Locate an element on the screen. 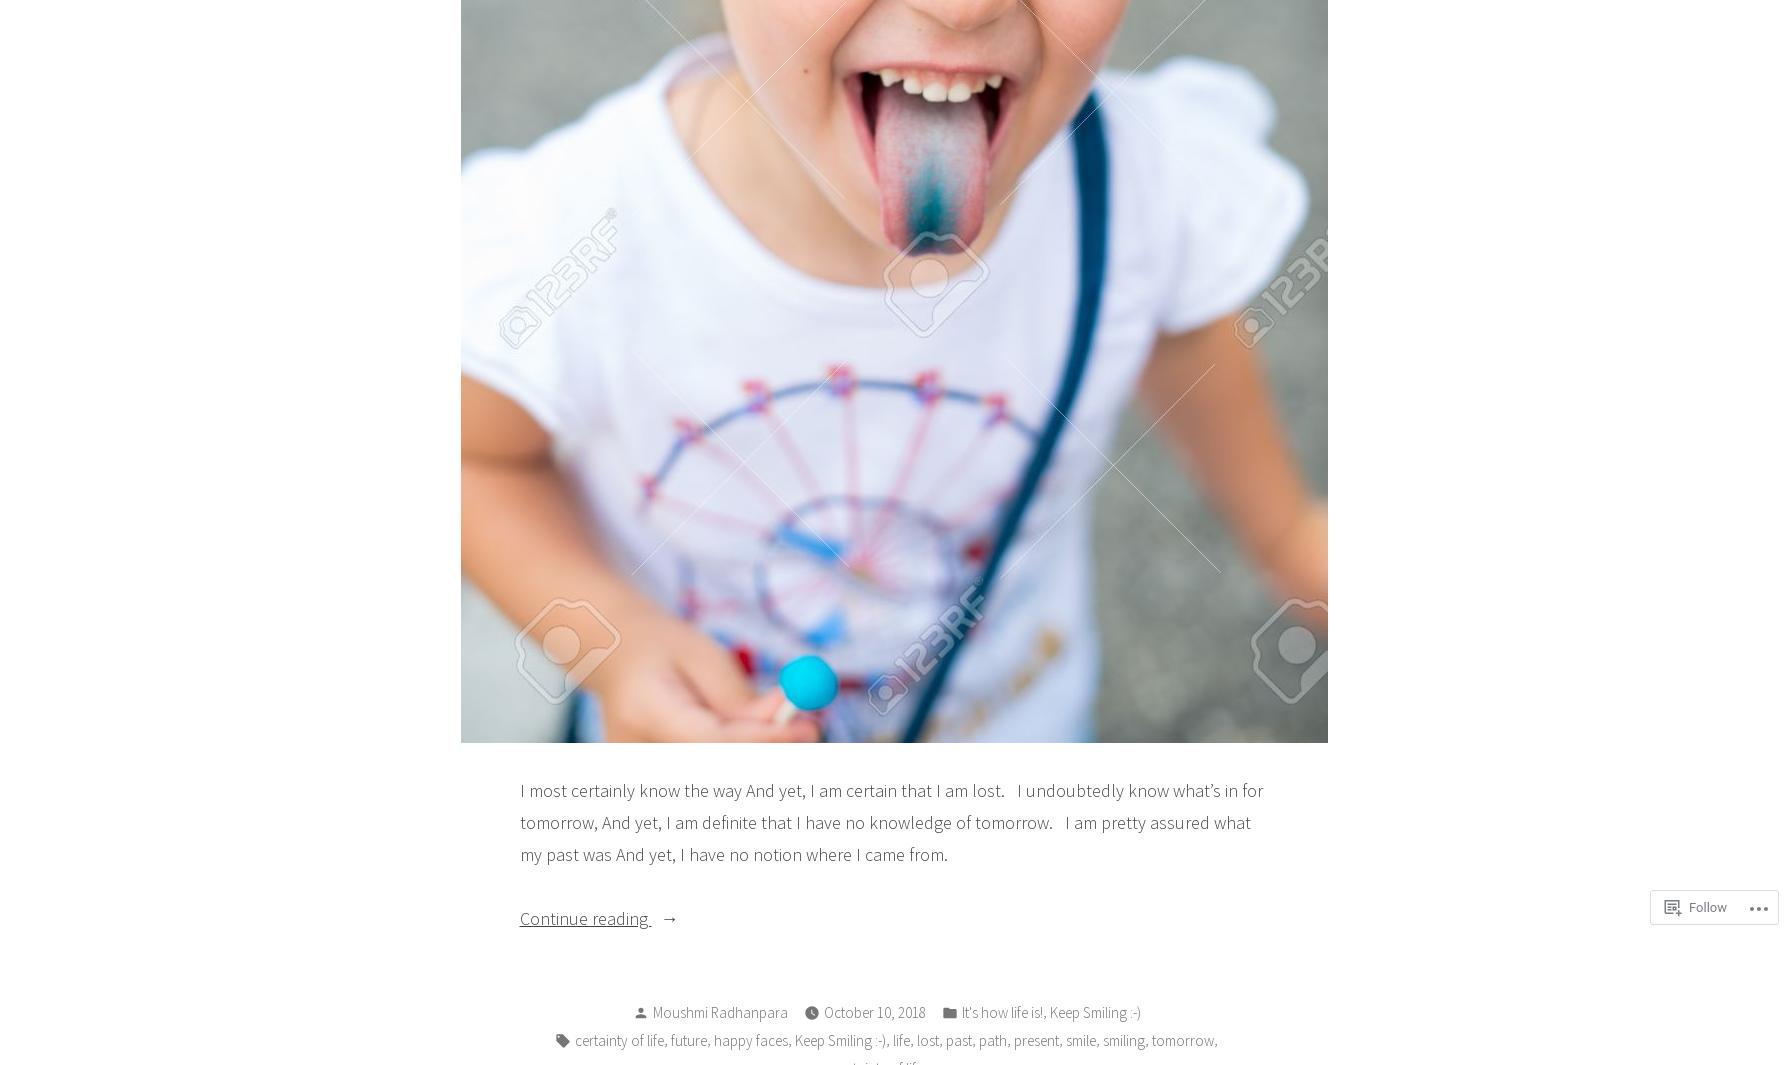 The image size is (1789, 1065). 'Continue reading' is located at coordinates (584, 918).